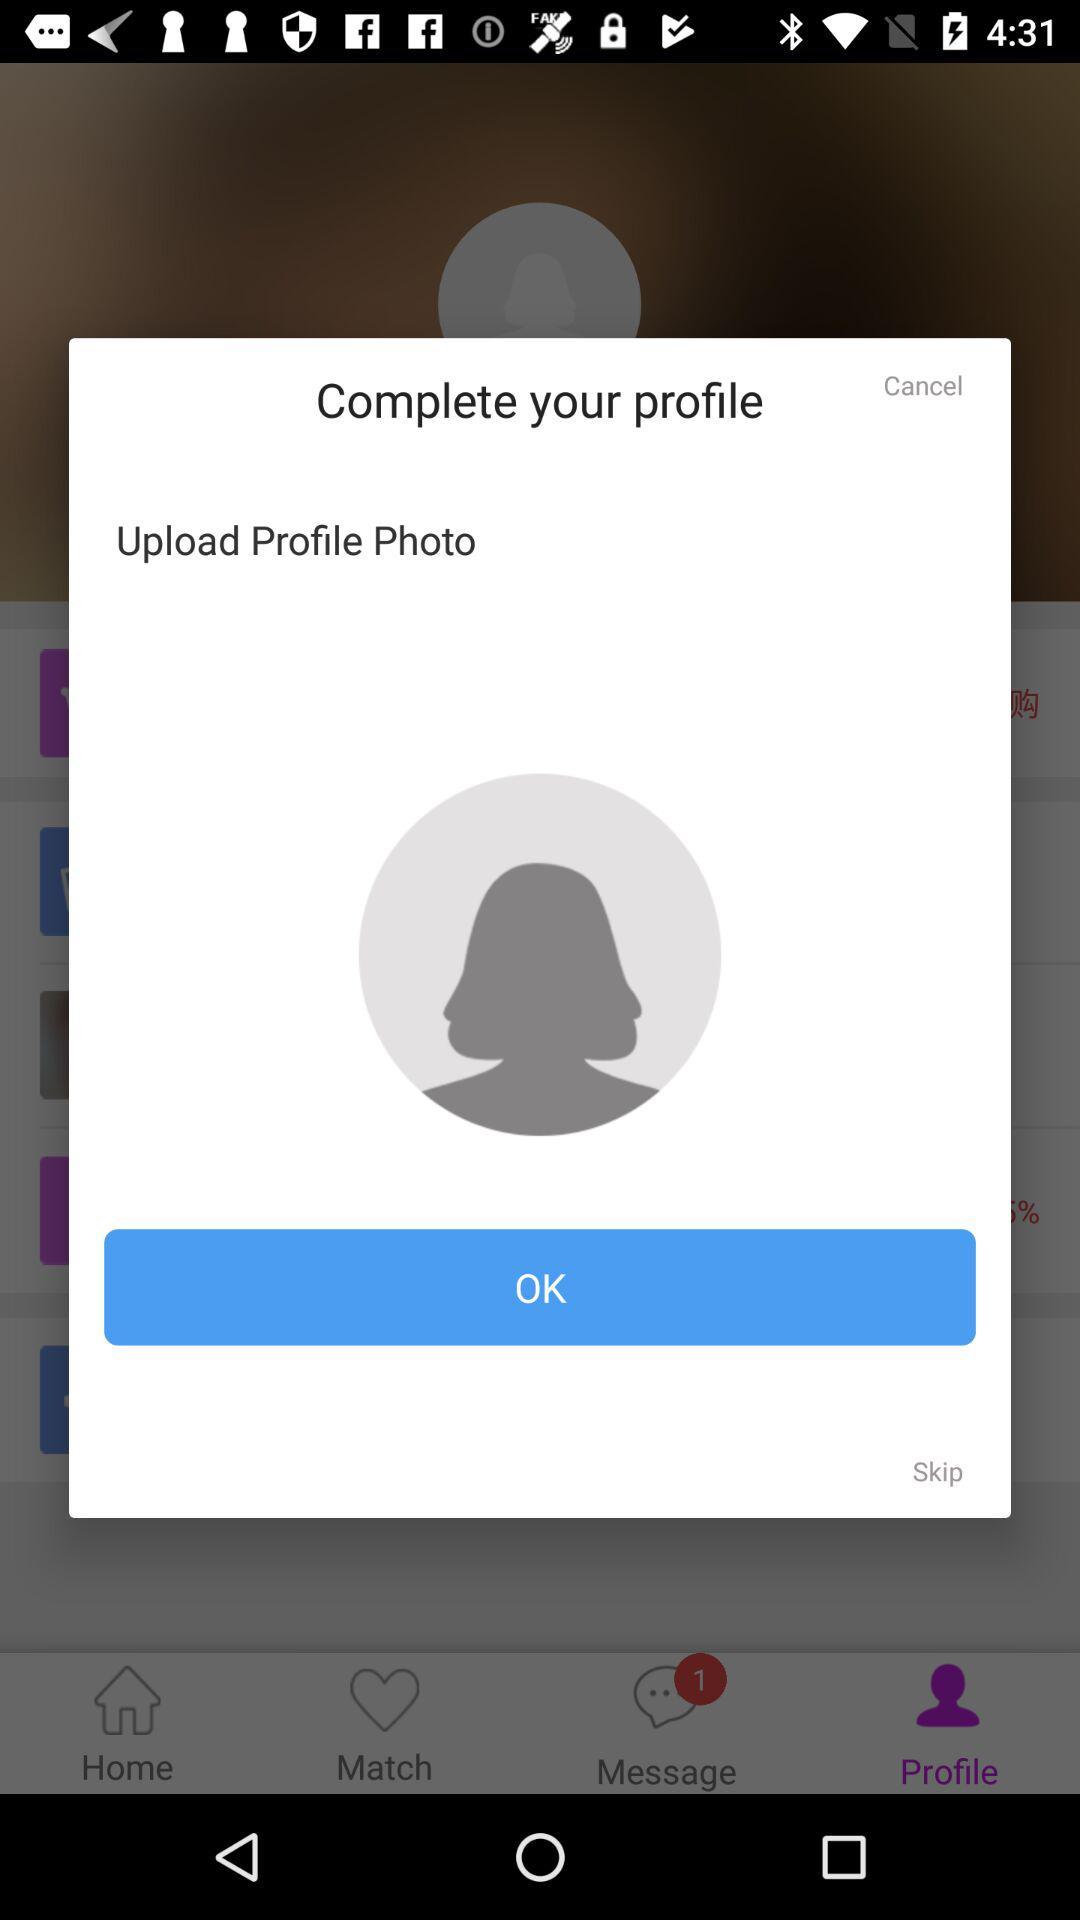 Image resolution: width=1080 pixels, height=1920 pixels. Describe the element at coordinates (540, 1287) in the screenshot. I see `ok` at that location.